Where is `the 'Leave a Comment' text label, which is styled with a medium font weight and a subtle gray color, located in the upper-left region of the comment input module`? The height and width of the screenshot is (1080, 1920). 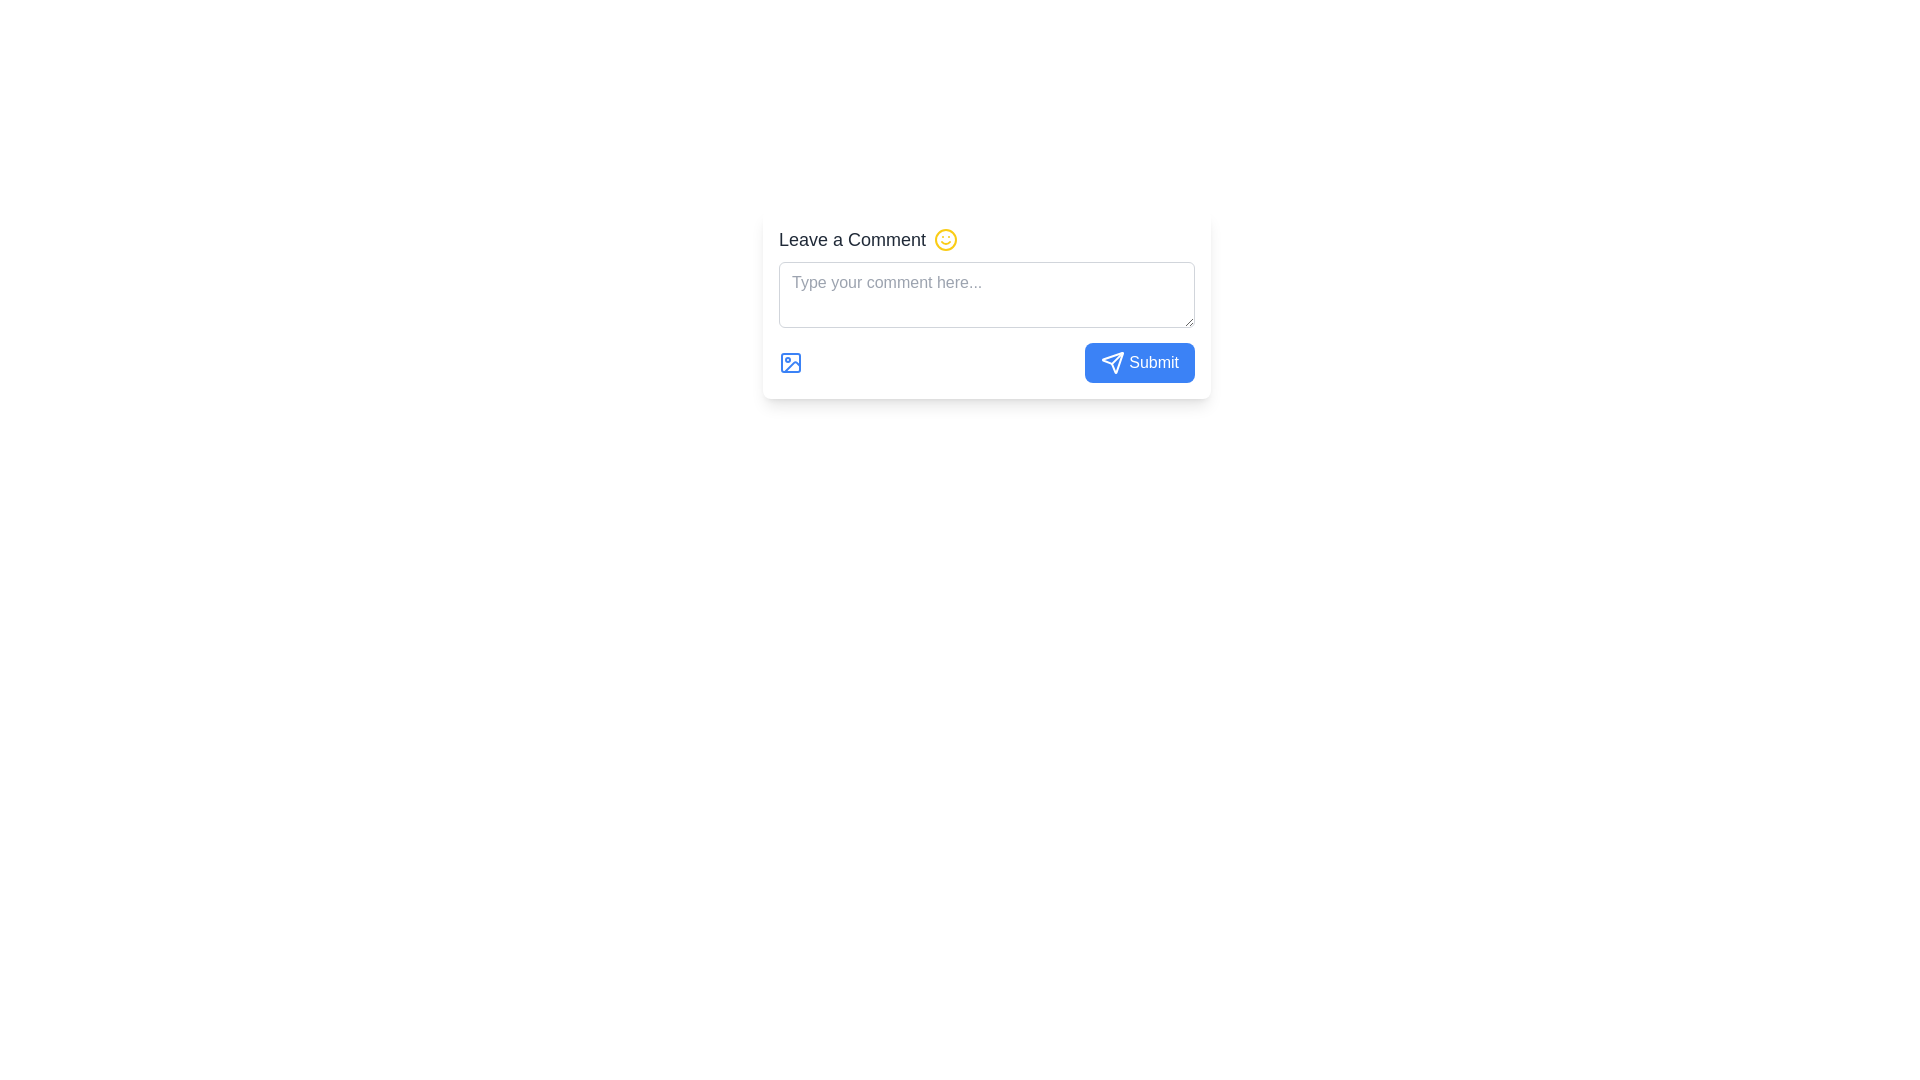
the 'Leave a Comment' text label, which is styled with a medium font weight and a subtle gray color, located in the upper-left region of the comment input module is located at coordinates (852, 238).